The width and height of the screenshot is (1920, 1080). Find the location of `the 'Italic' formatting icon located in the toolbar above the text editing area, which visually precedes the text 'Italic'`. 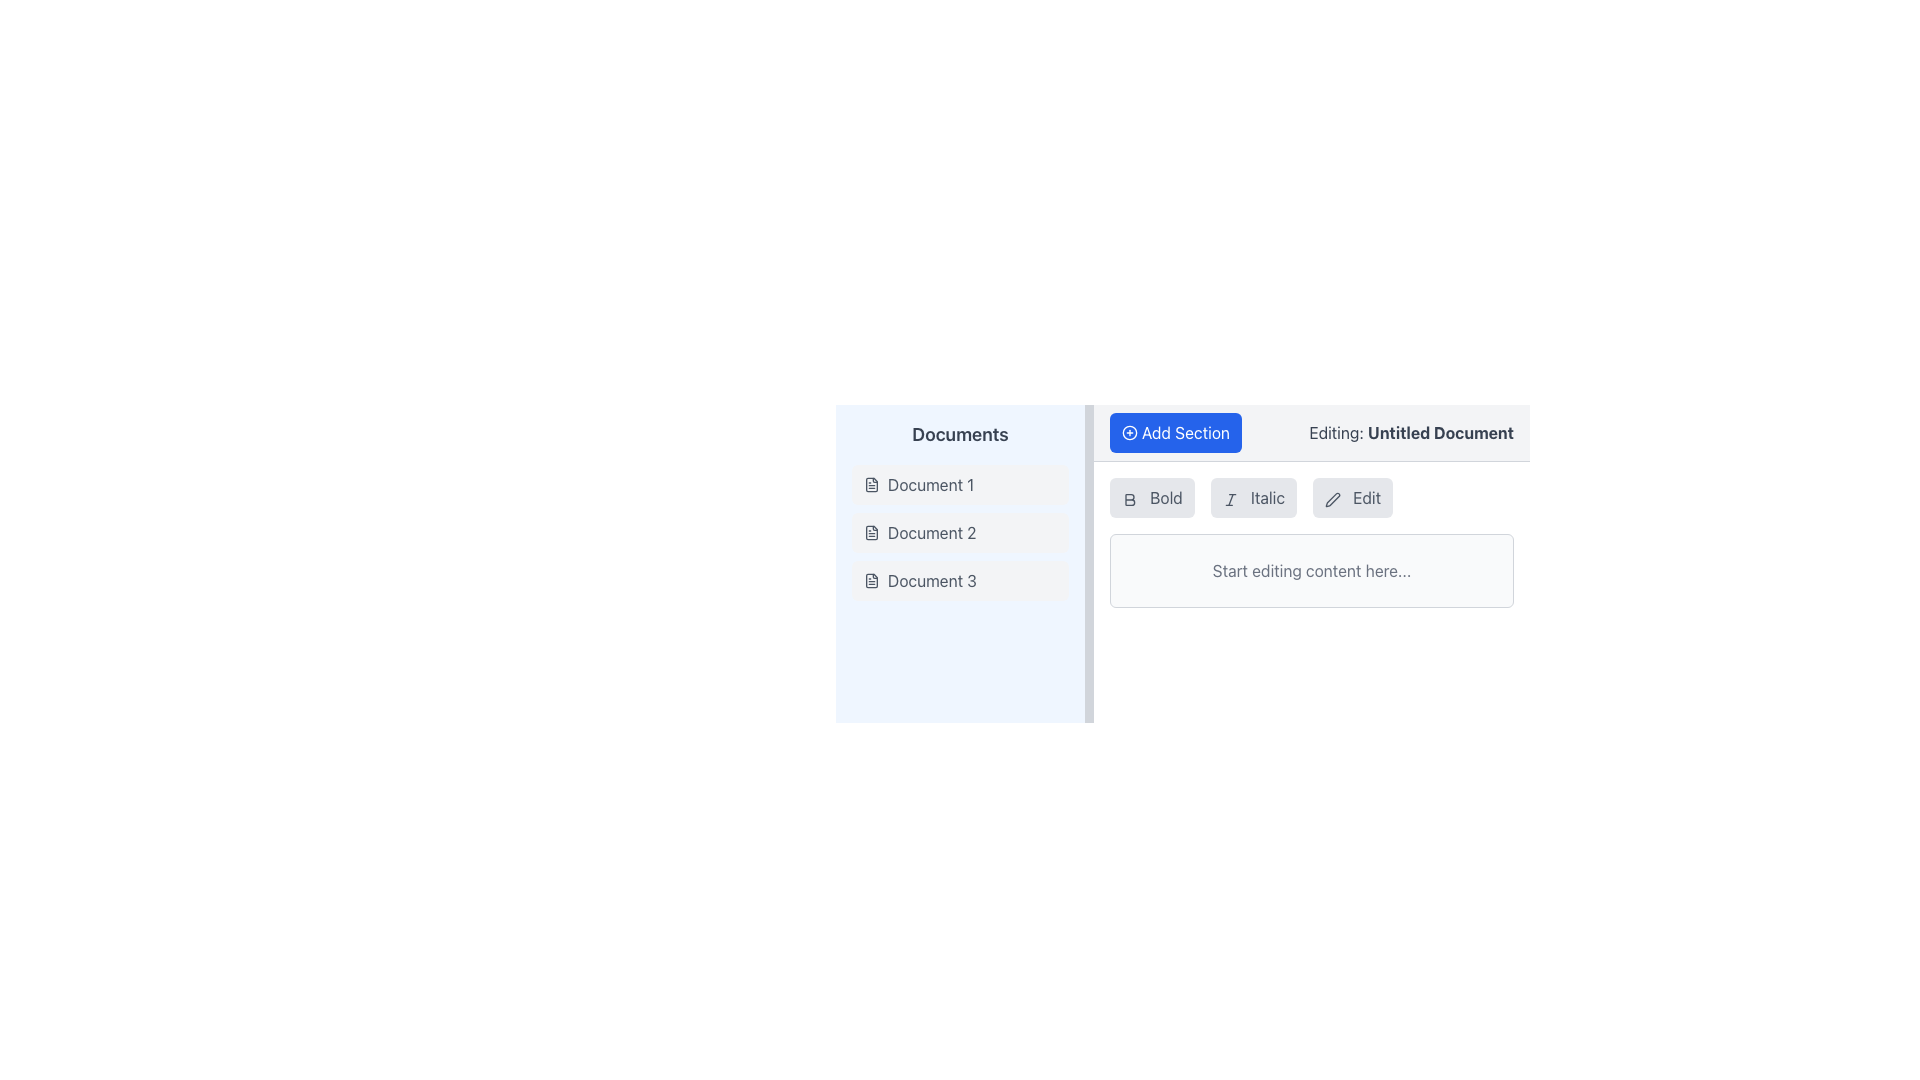

the 'Italic' formatting icon located in the toolbar above the text editing area, which visually precedes the text 'Italic' is located at coordinates (1229, 498).